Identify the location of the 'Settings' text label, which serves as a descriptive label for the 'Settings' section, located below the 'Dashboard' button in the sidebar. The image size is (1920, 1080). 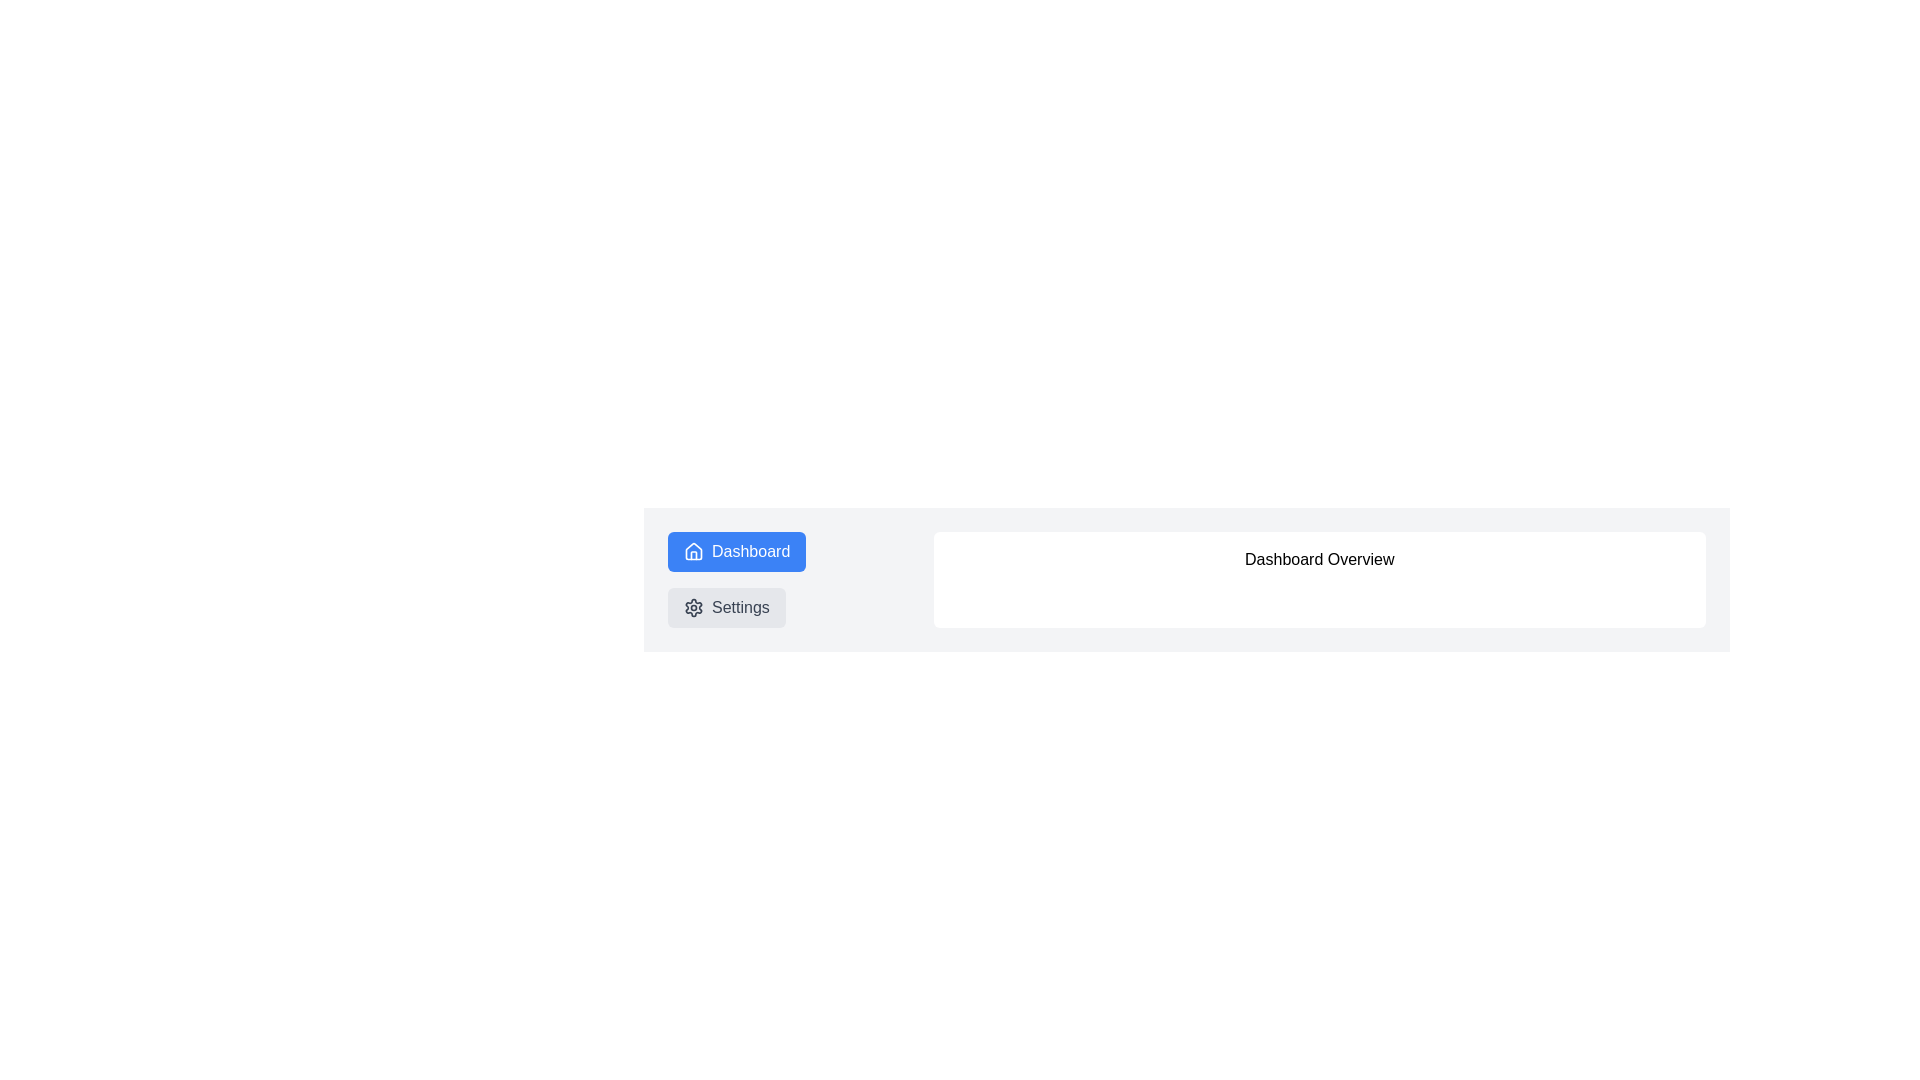
(739, 607).